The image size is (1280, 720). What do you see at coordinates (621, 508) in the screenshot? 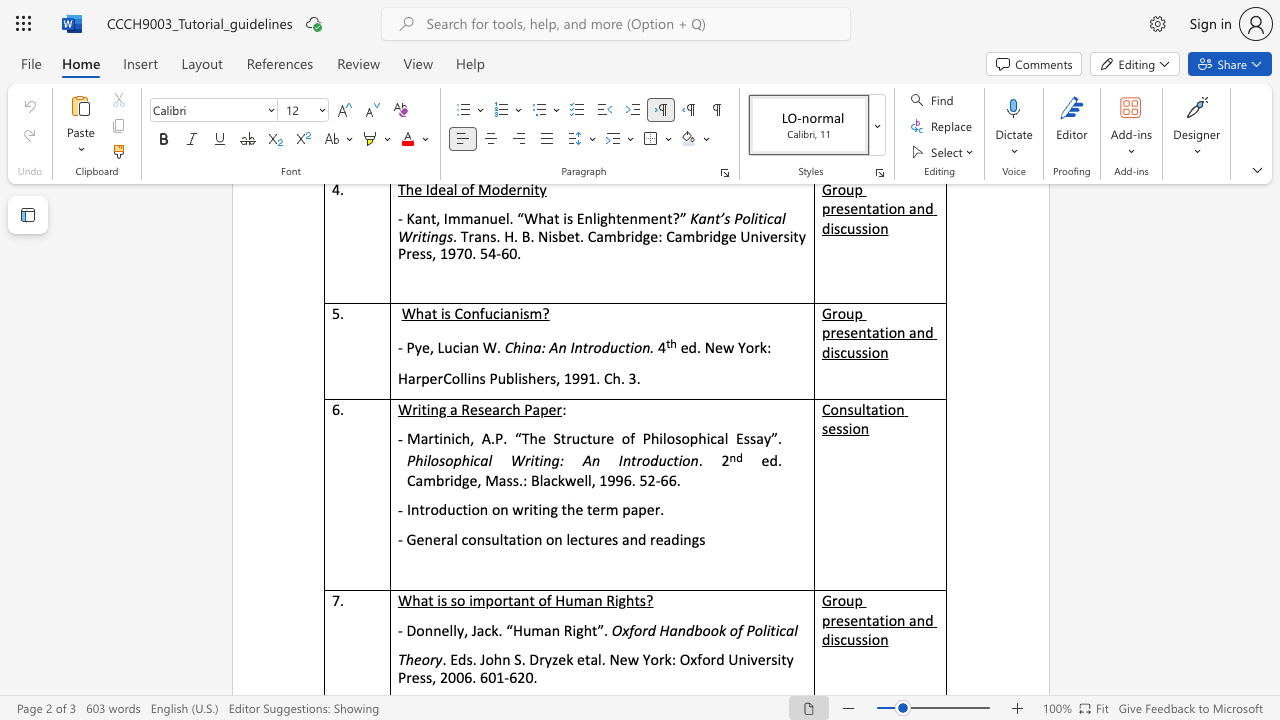
I see `the subset text "pap" within the text "Introduction on writing the term paper."` at bounding box center [621, 508].